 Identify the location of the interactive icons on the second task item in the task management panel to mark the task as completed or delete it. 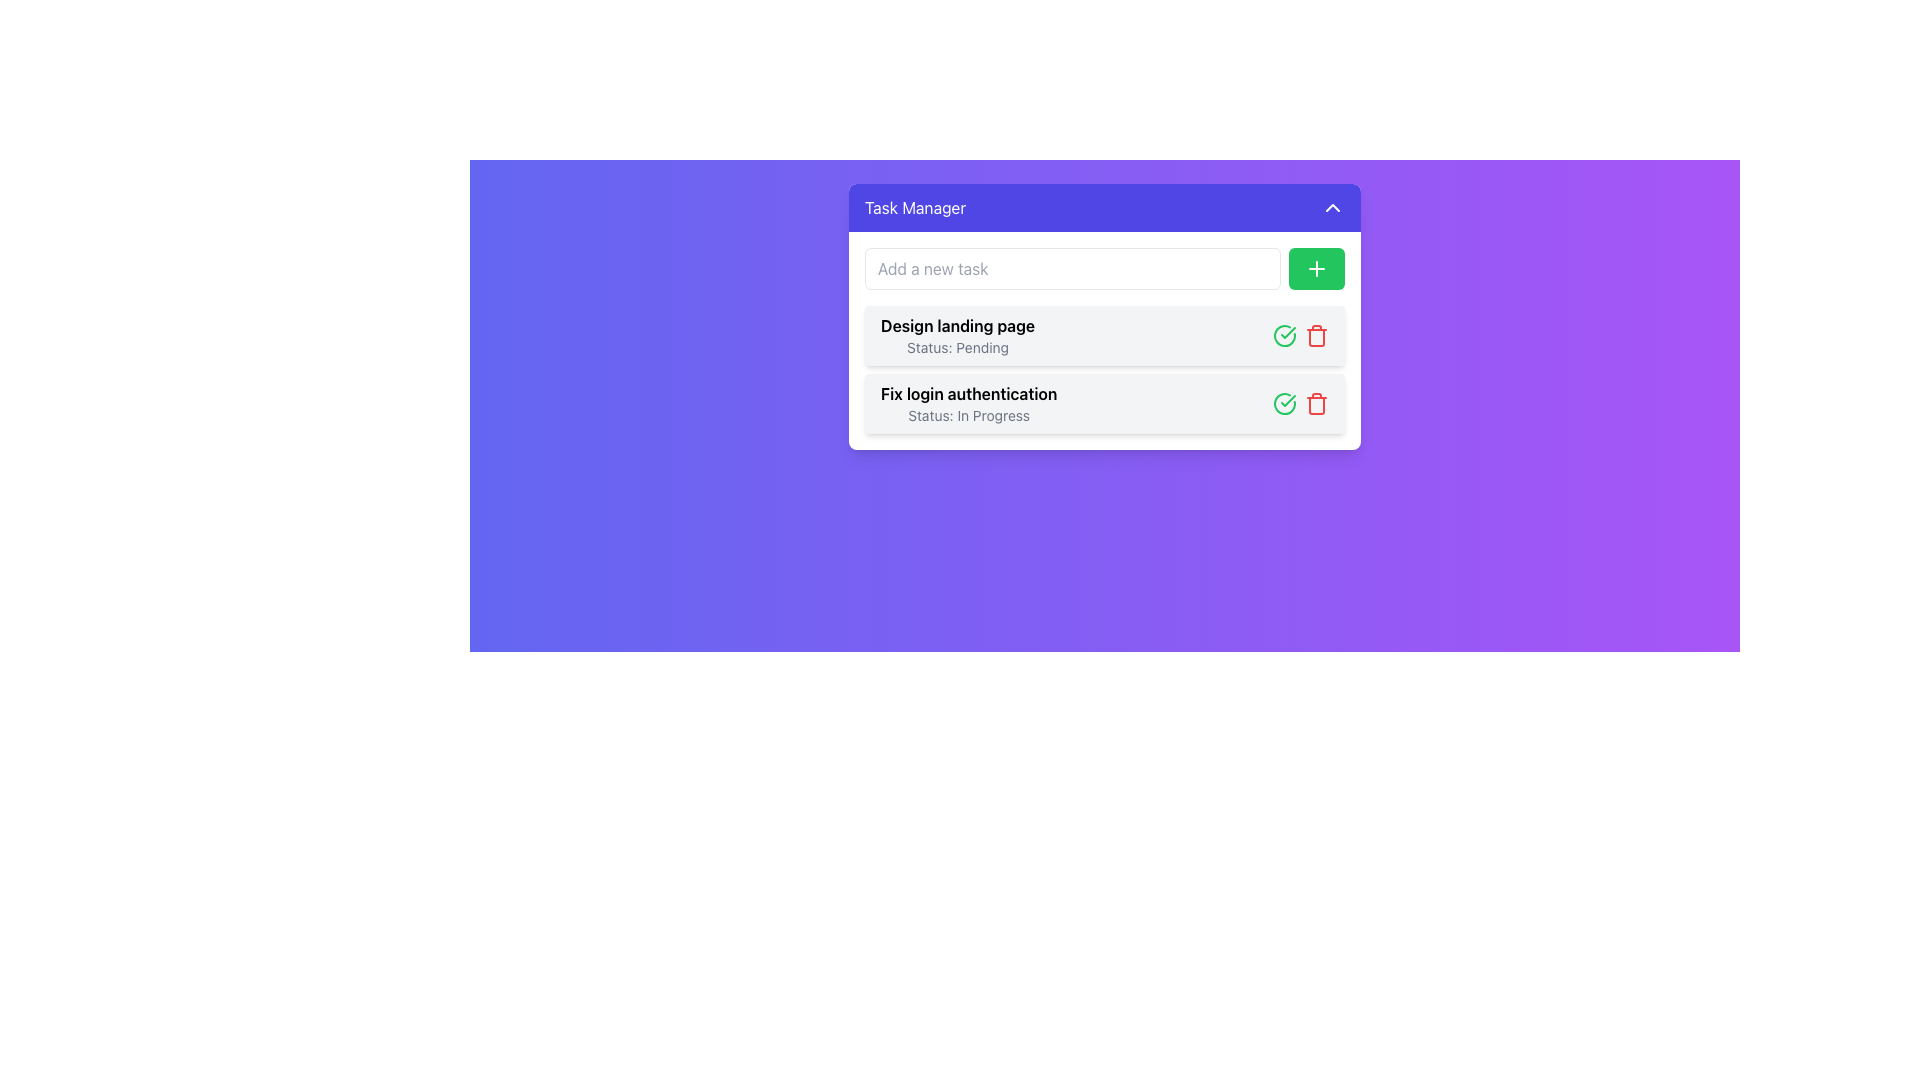
(1103, 404).